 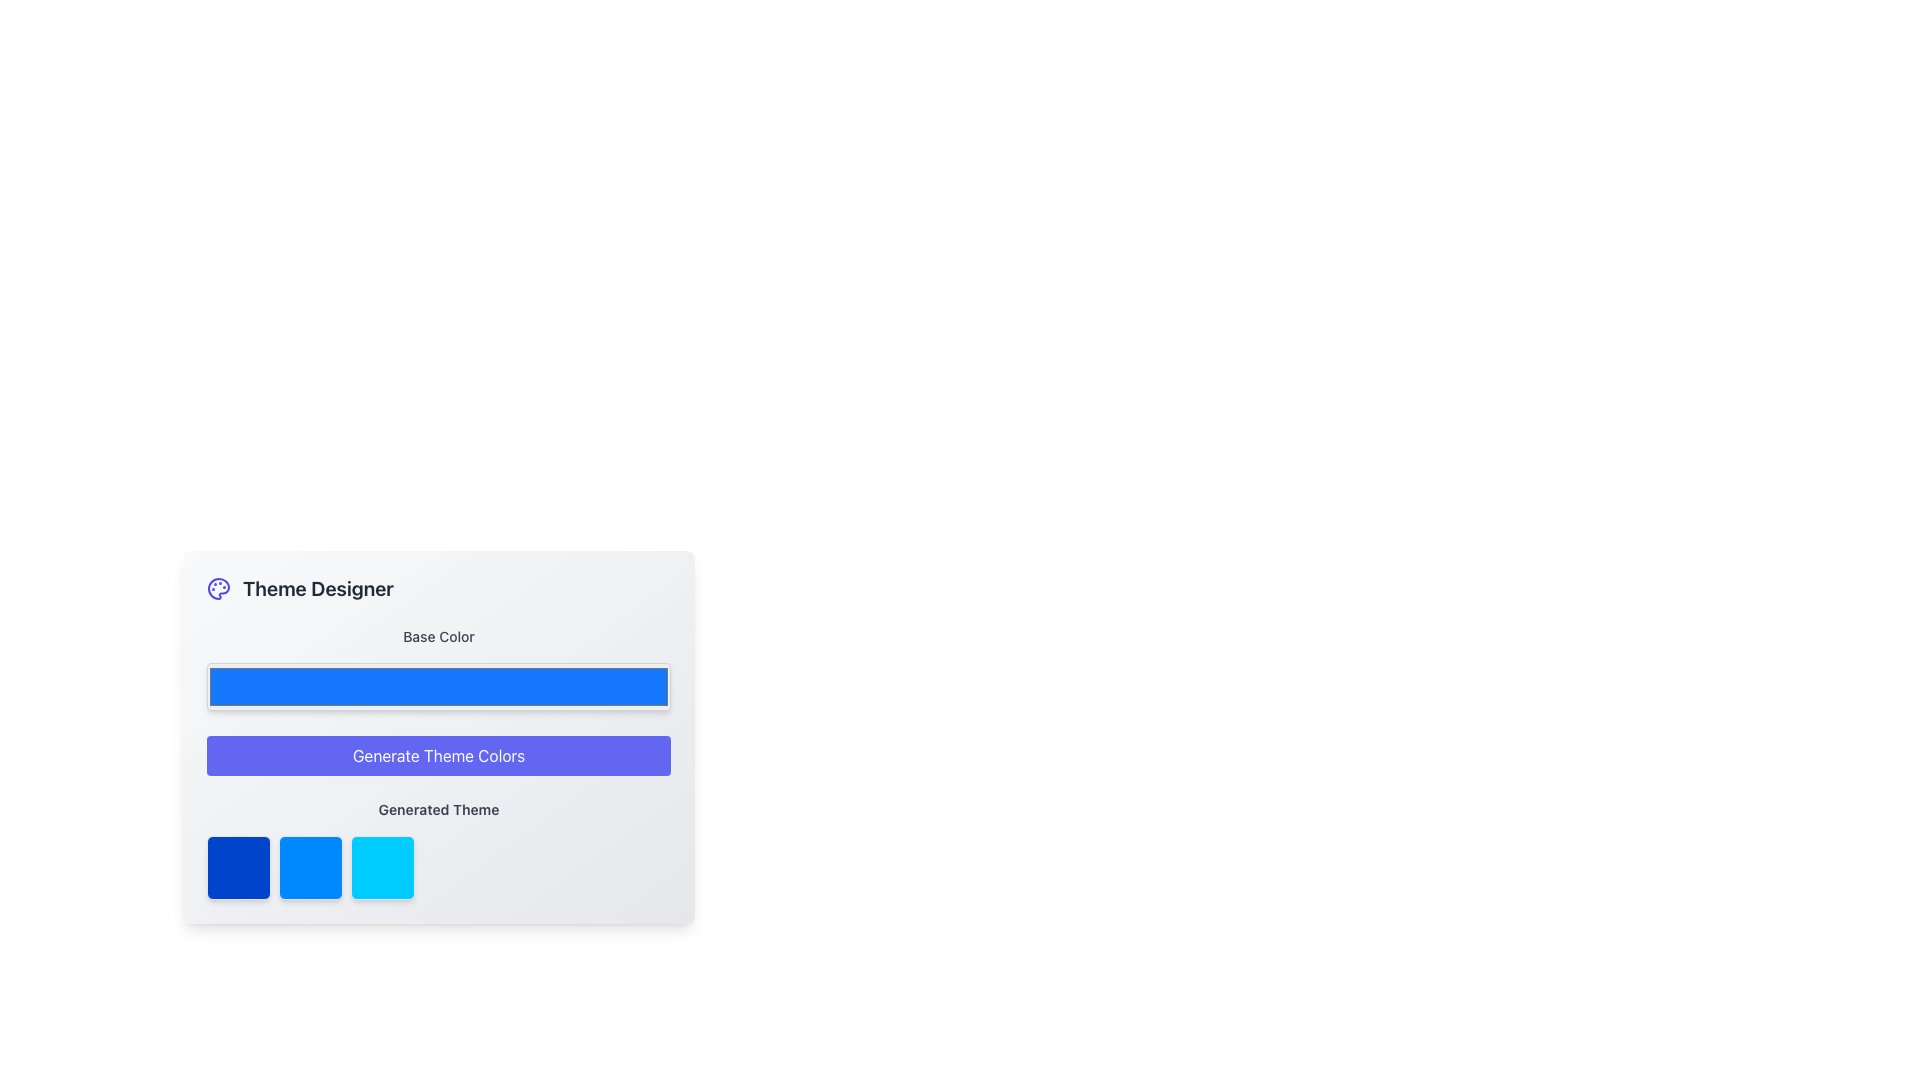 I want to click on one of the color swatches in the 'Generated Theme' section located below the 'Generate Theme Colors' button within the 'Theme Designer' card, so click(x=437, y=849).